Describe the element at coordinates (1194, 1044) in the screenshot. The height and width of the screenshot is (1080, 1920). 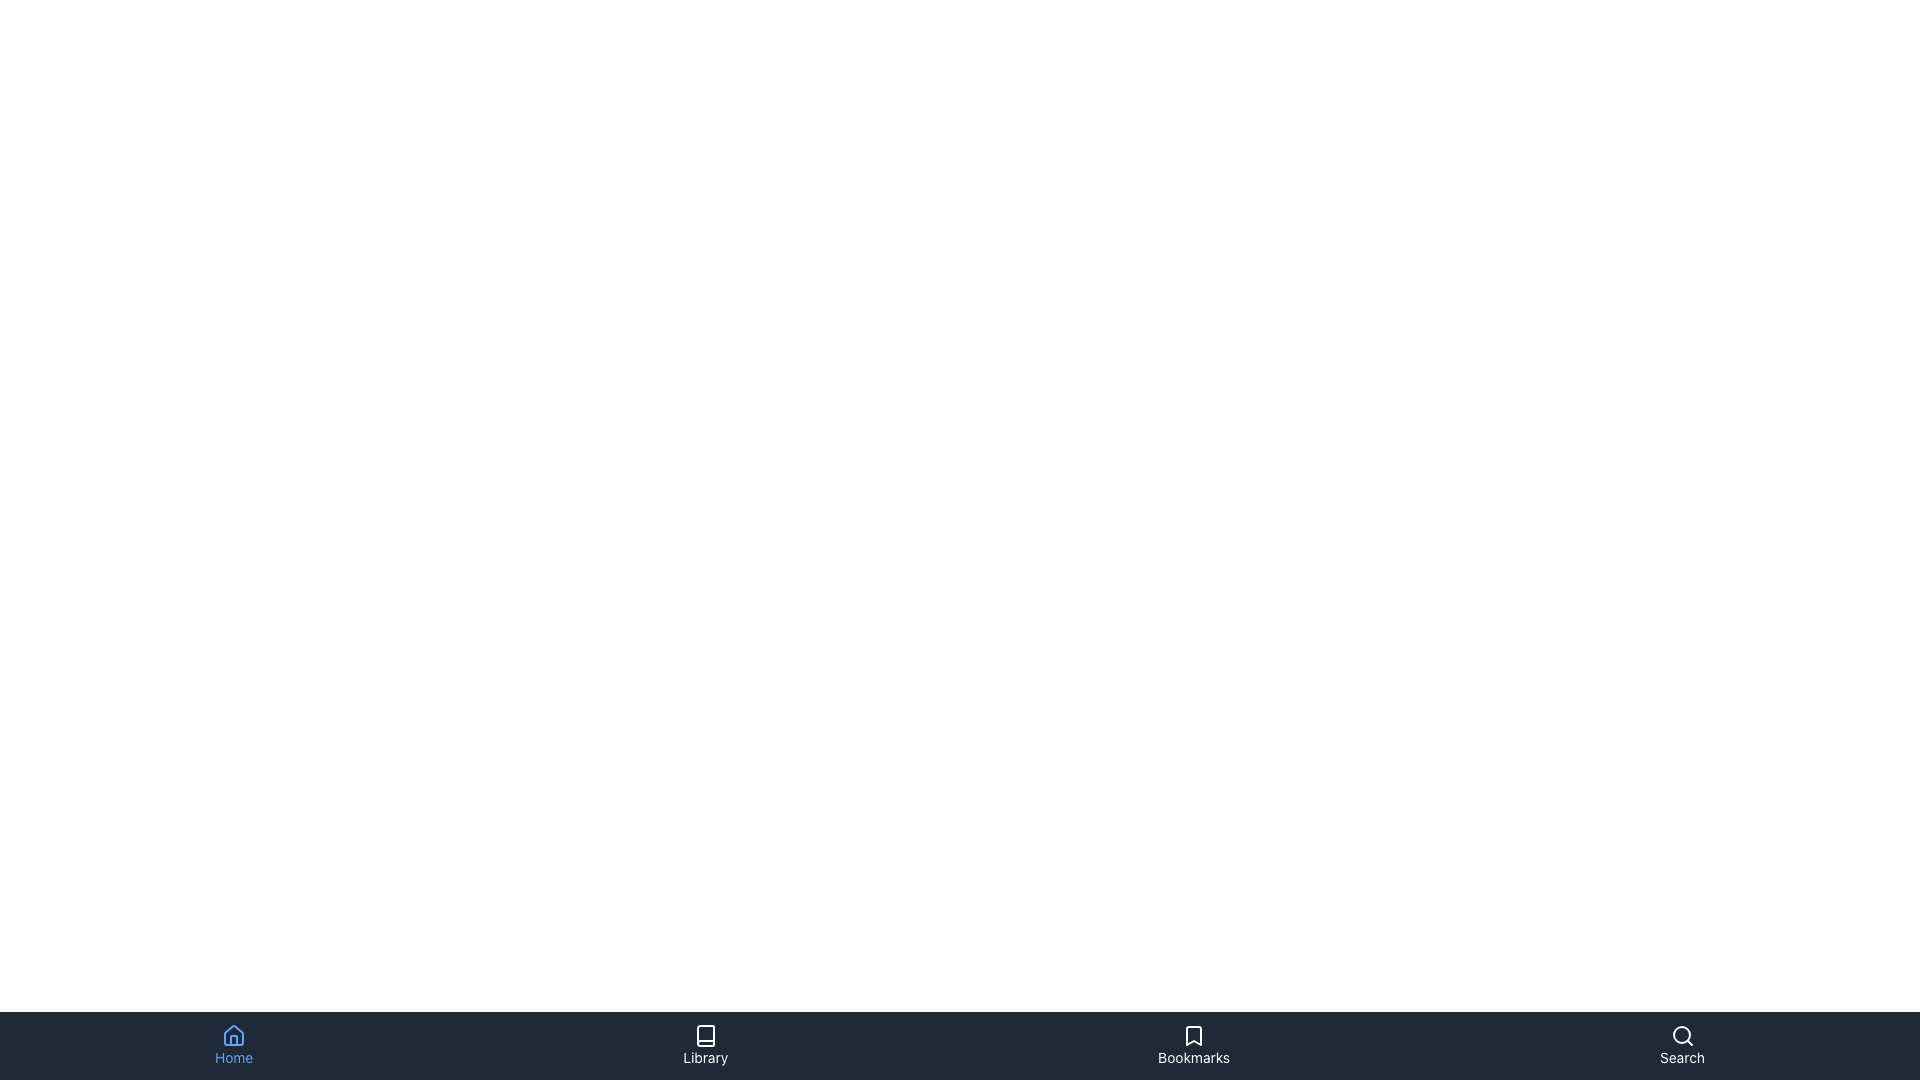
I see `the third navigation button from the left at the bottom of the interface` at that location.